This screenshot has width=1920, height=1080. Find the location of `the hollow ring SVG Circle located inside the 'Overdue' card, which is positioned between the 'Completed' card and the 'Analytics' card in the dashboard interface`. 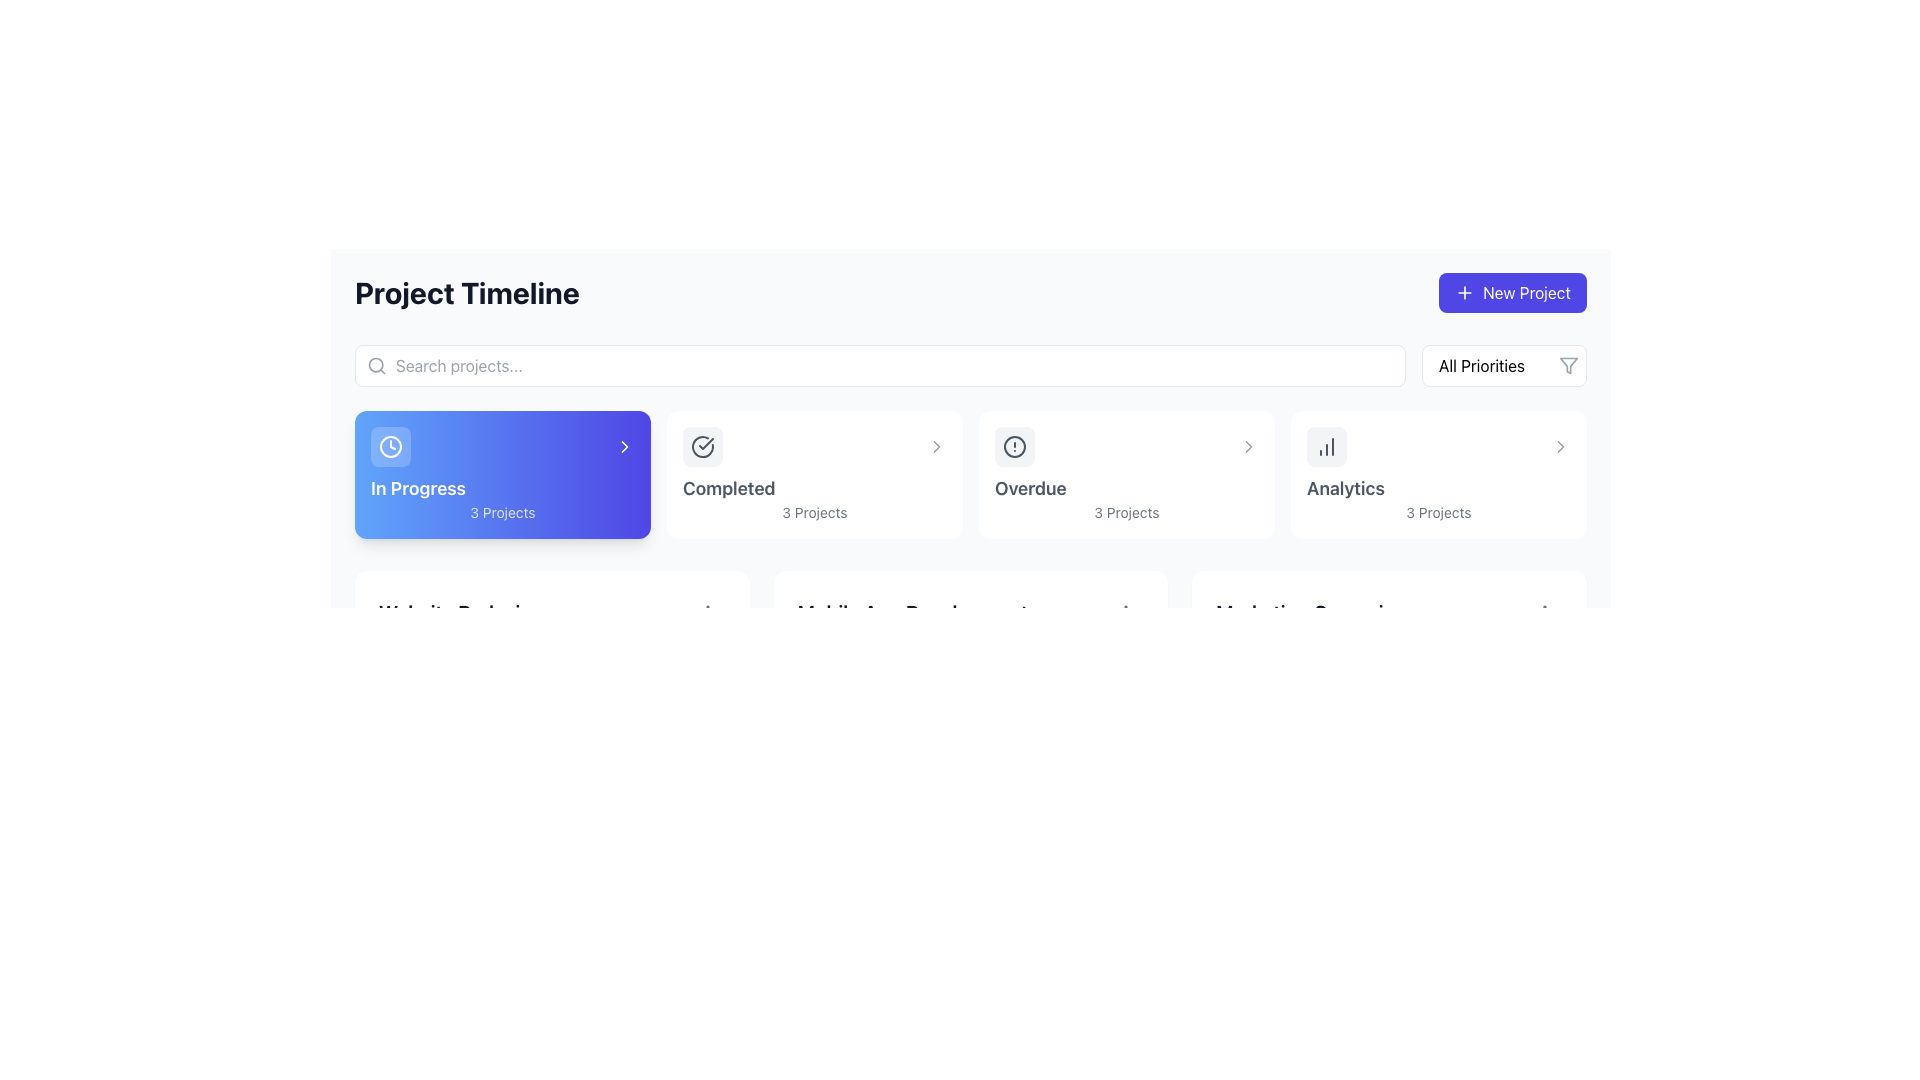

the hollow ring SVG Circle located inside the 'Overdue' card, which is positioned between the 'Completed' card and the 'Analytics' card in the dashboard interface is located at coordinates (1014, 446).